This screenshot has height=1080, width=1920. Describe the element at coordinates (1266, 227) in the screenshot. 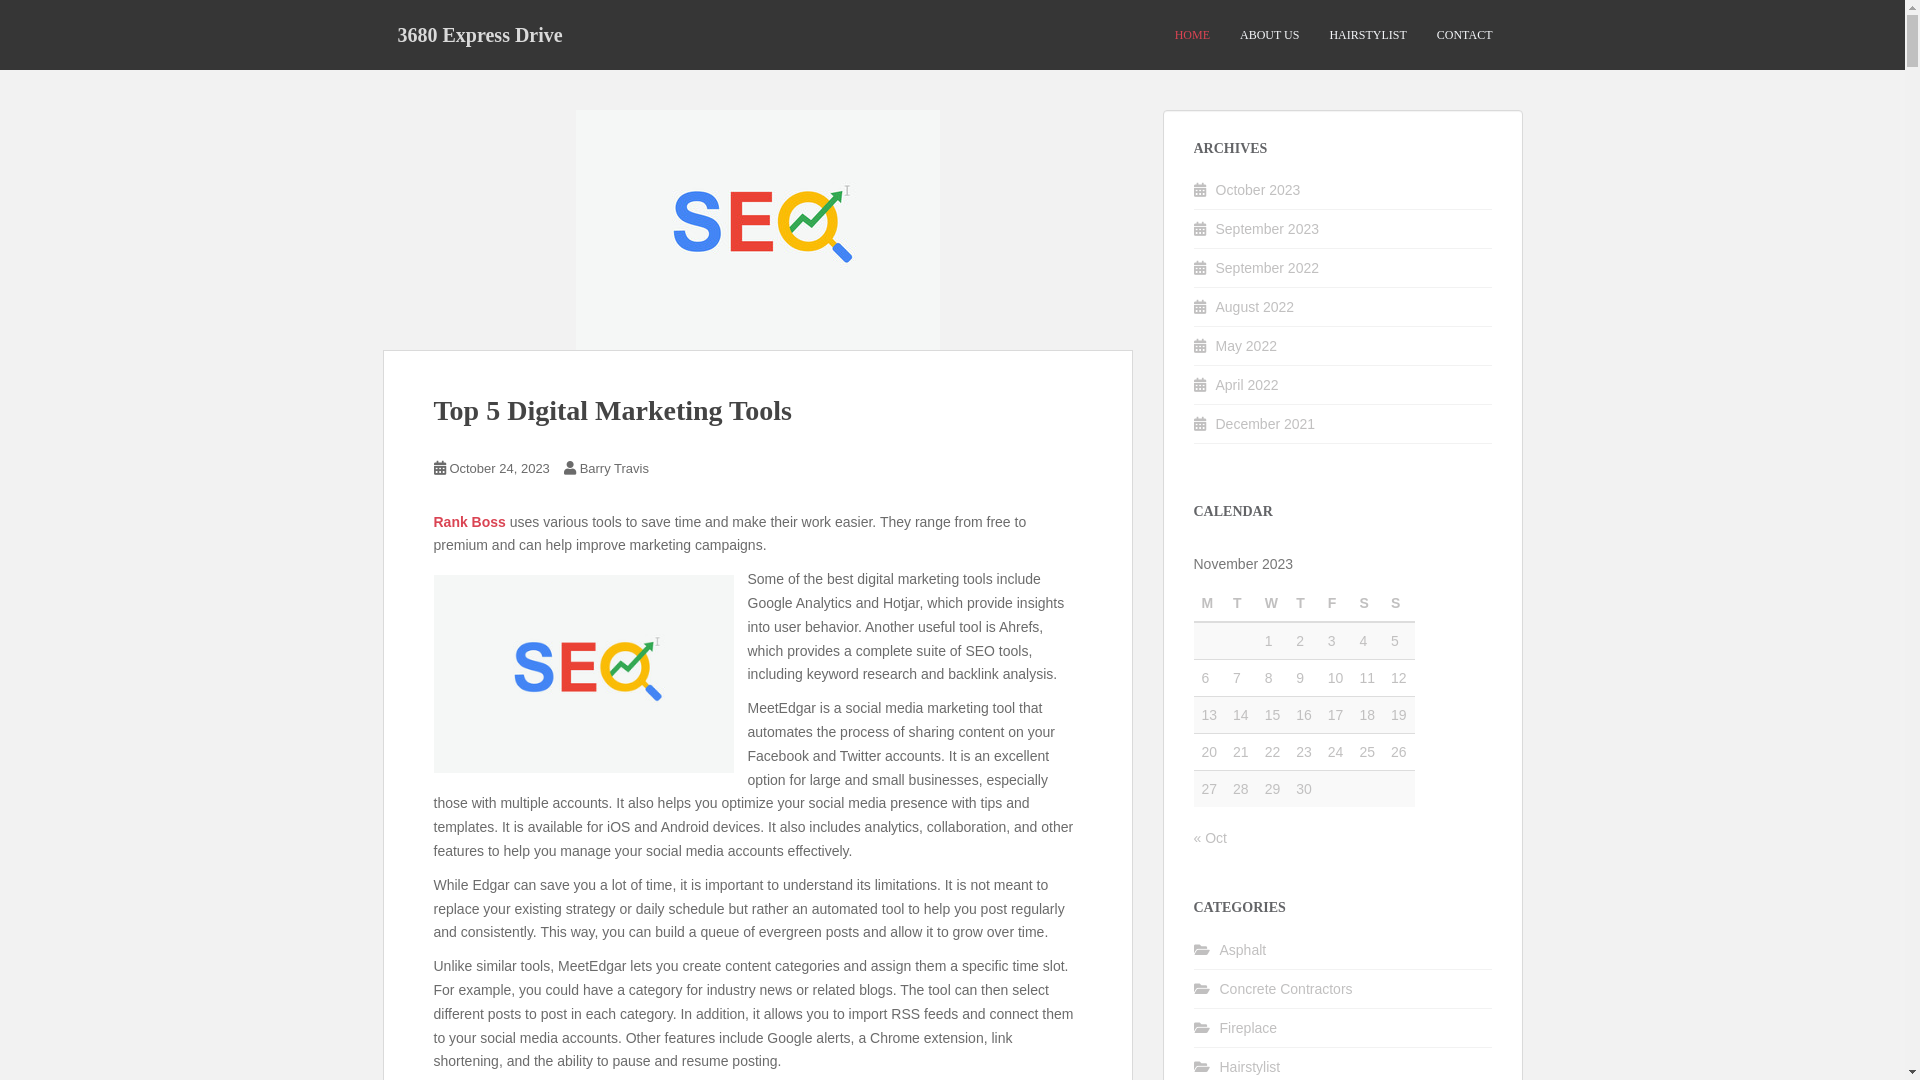

I see `'September 2023'` at that location.